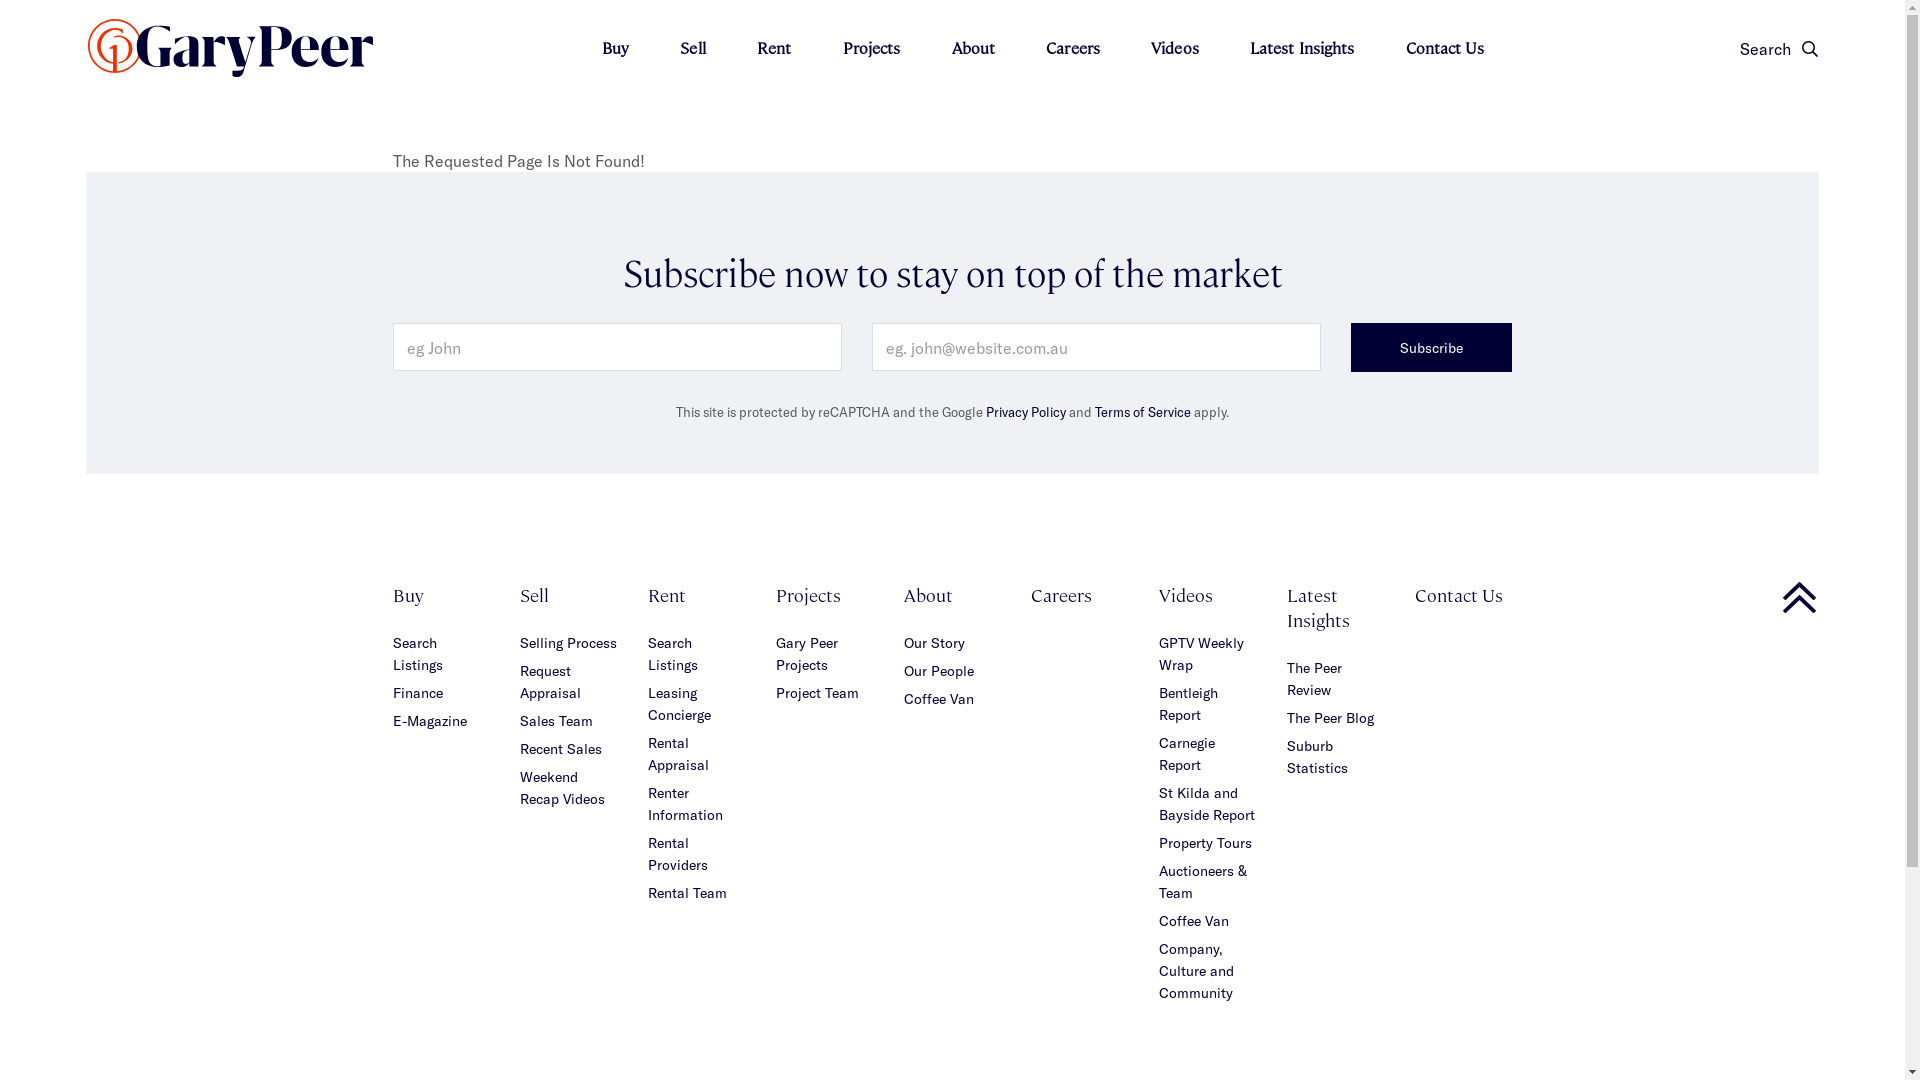 The width and height of the screenshot is (1920, 1080). I want to click on 'Careers', so click(1060, 593).